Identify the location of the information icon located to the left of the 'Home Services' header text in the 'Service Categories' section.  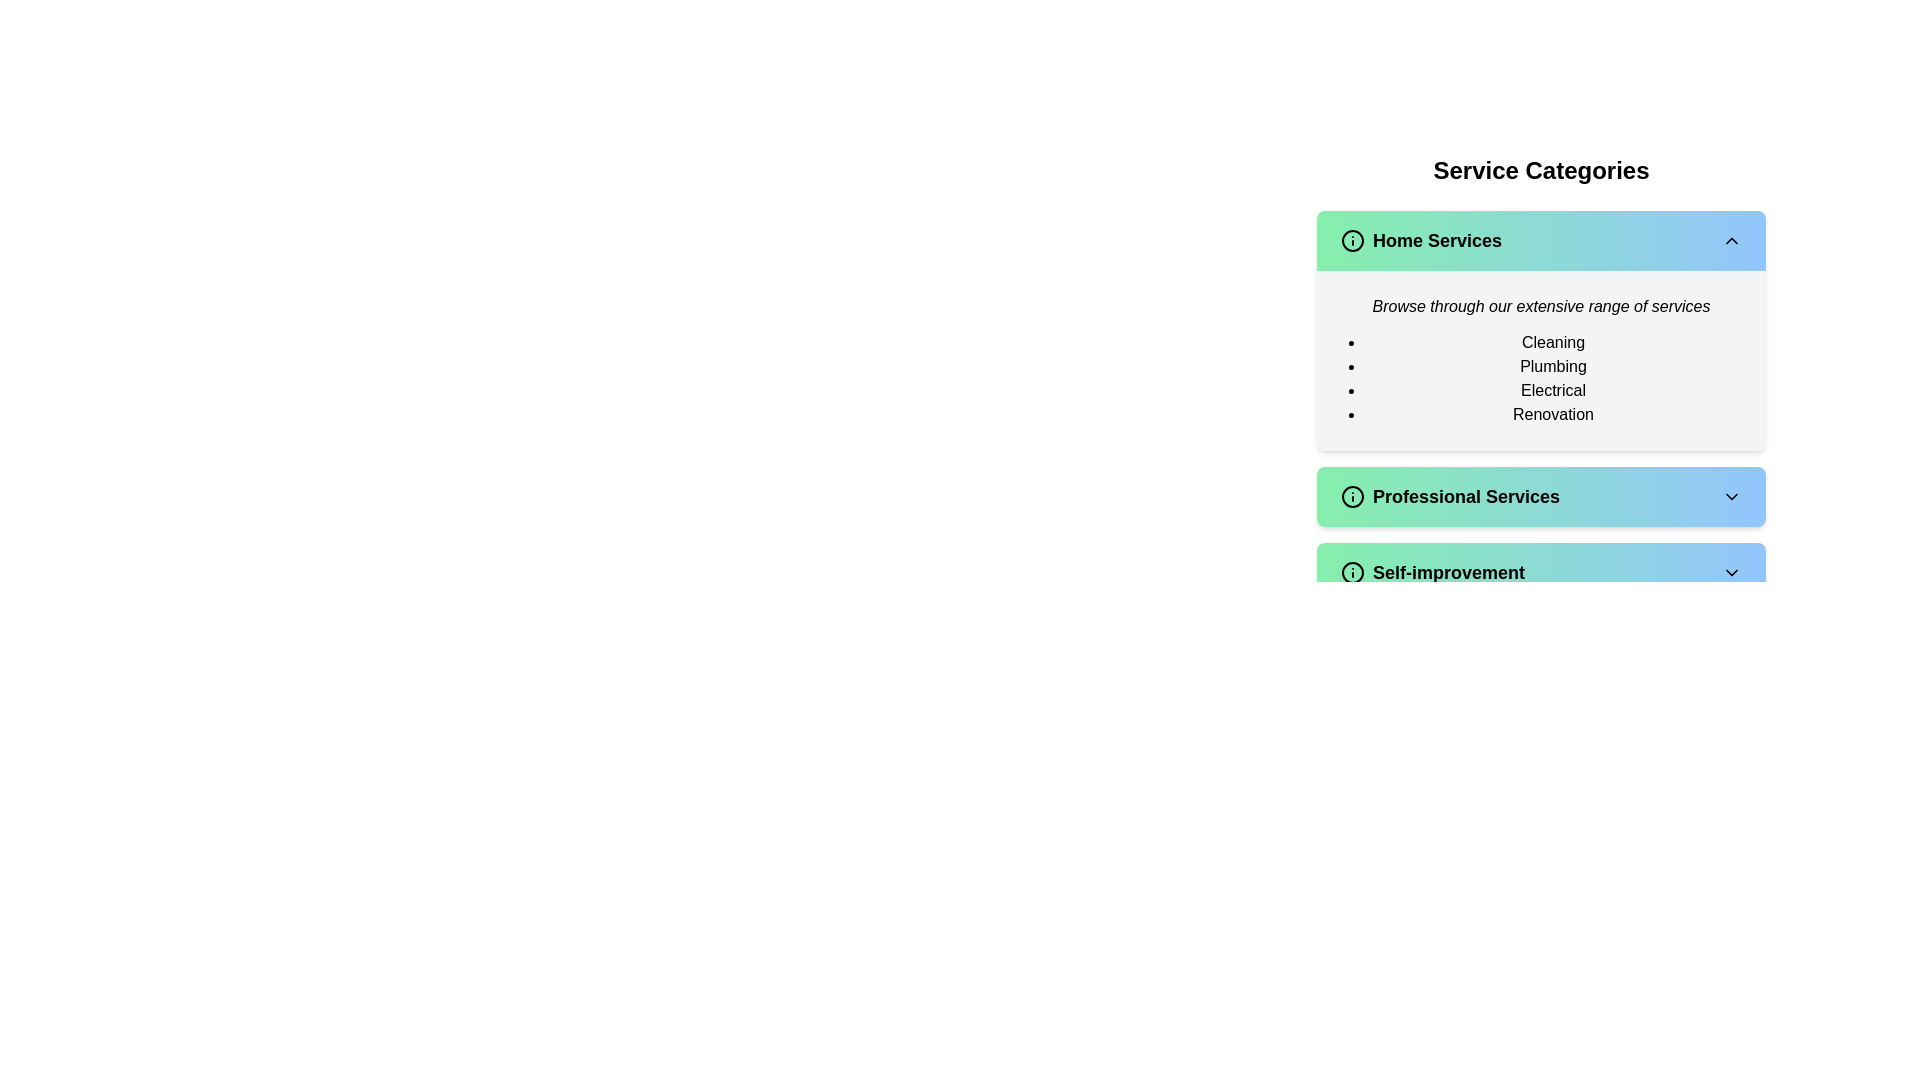
(1353, 239).